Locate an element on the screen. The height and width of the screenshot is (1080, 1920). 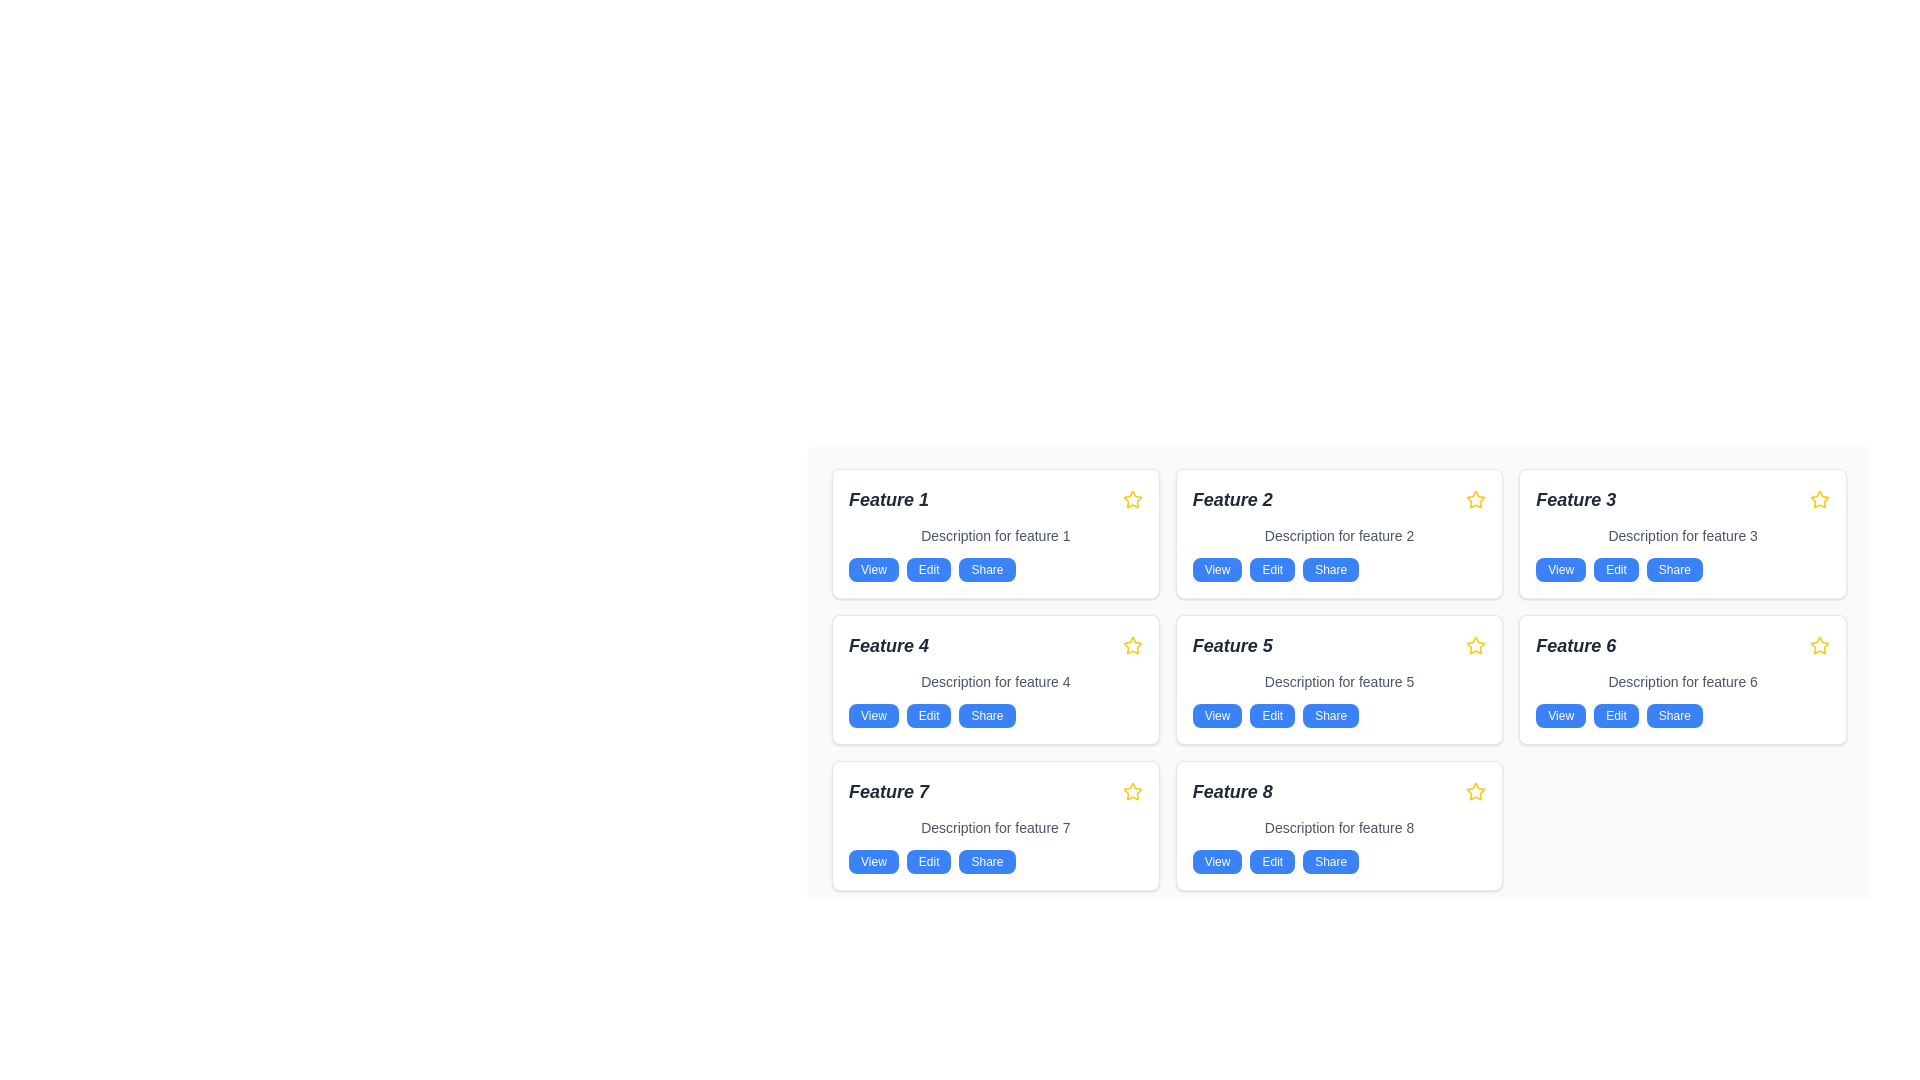
the 'Feature 7' title text label located in the third row, first column of the grid layout, next to the star icon is located at coordinates (887, 790).